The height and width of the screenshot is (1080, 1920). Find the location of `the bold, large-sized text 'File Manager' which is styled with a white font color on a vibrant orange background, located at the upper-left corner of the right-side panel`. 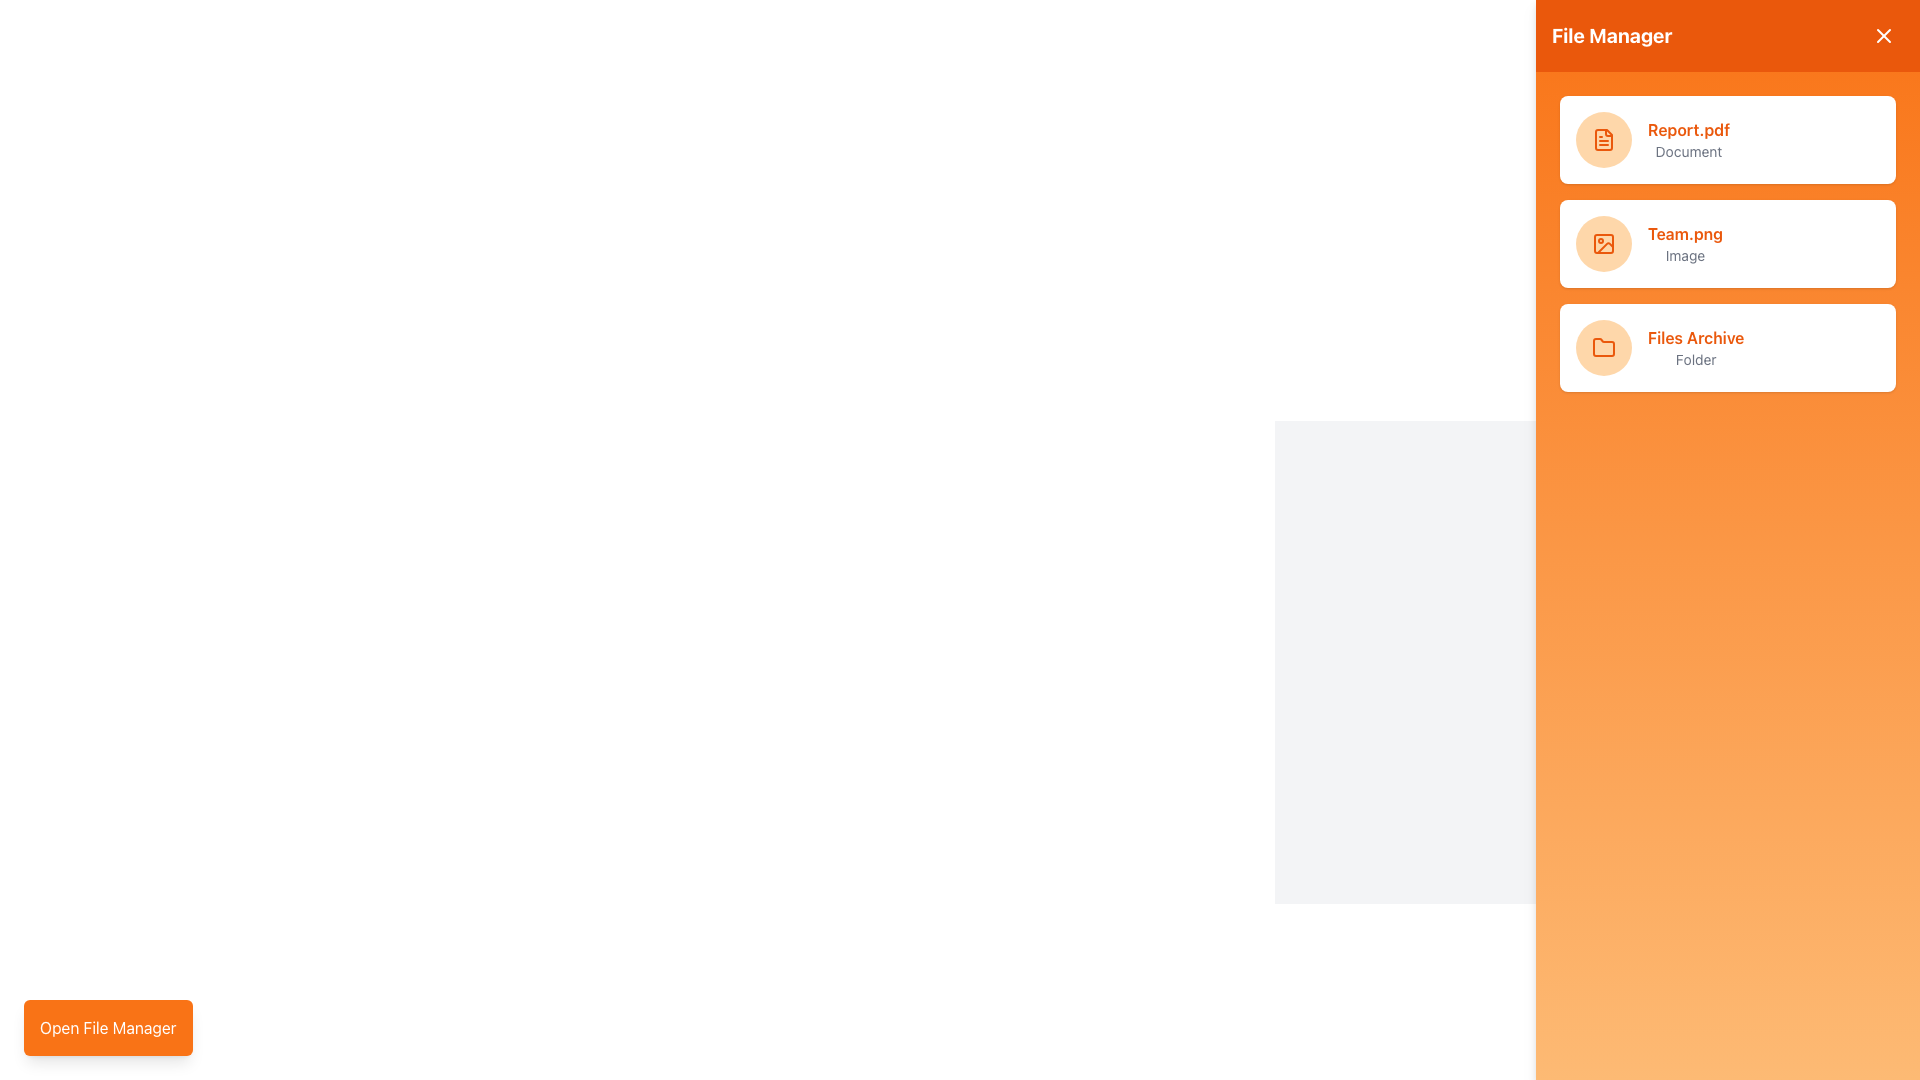

the bold, large-sized text 'File Manager' which is styled with a white font color on a vibrant orange background, located at the upper-left corner of the right-side panel is located at coordinates (1612, 35).